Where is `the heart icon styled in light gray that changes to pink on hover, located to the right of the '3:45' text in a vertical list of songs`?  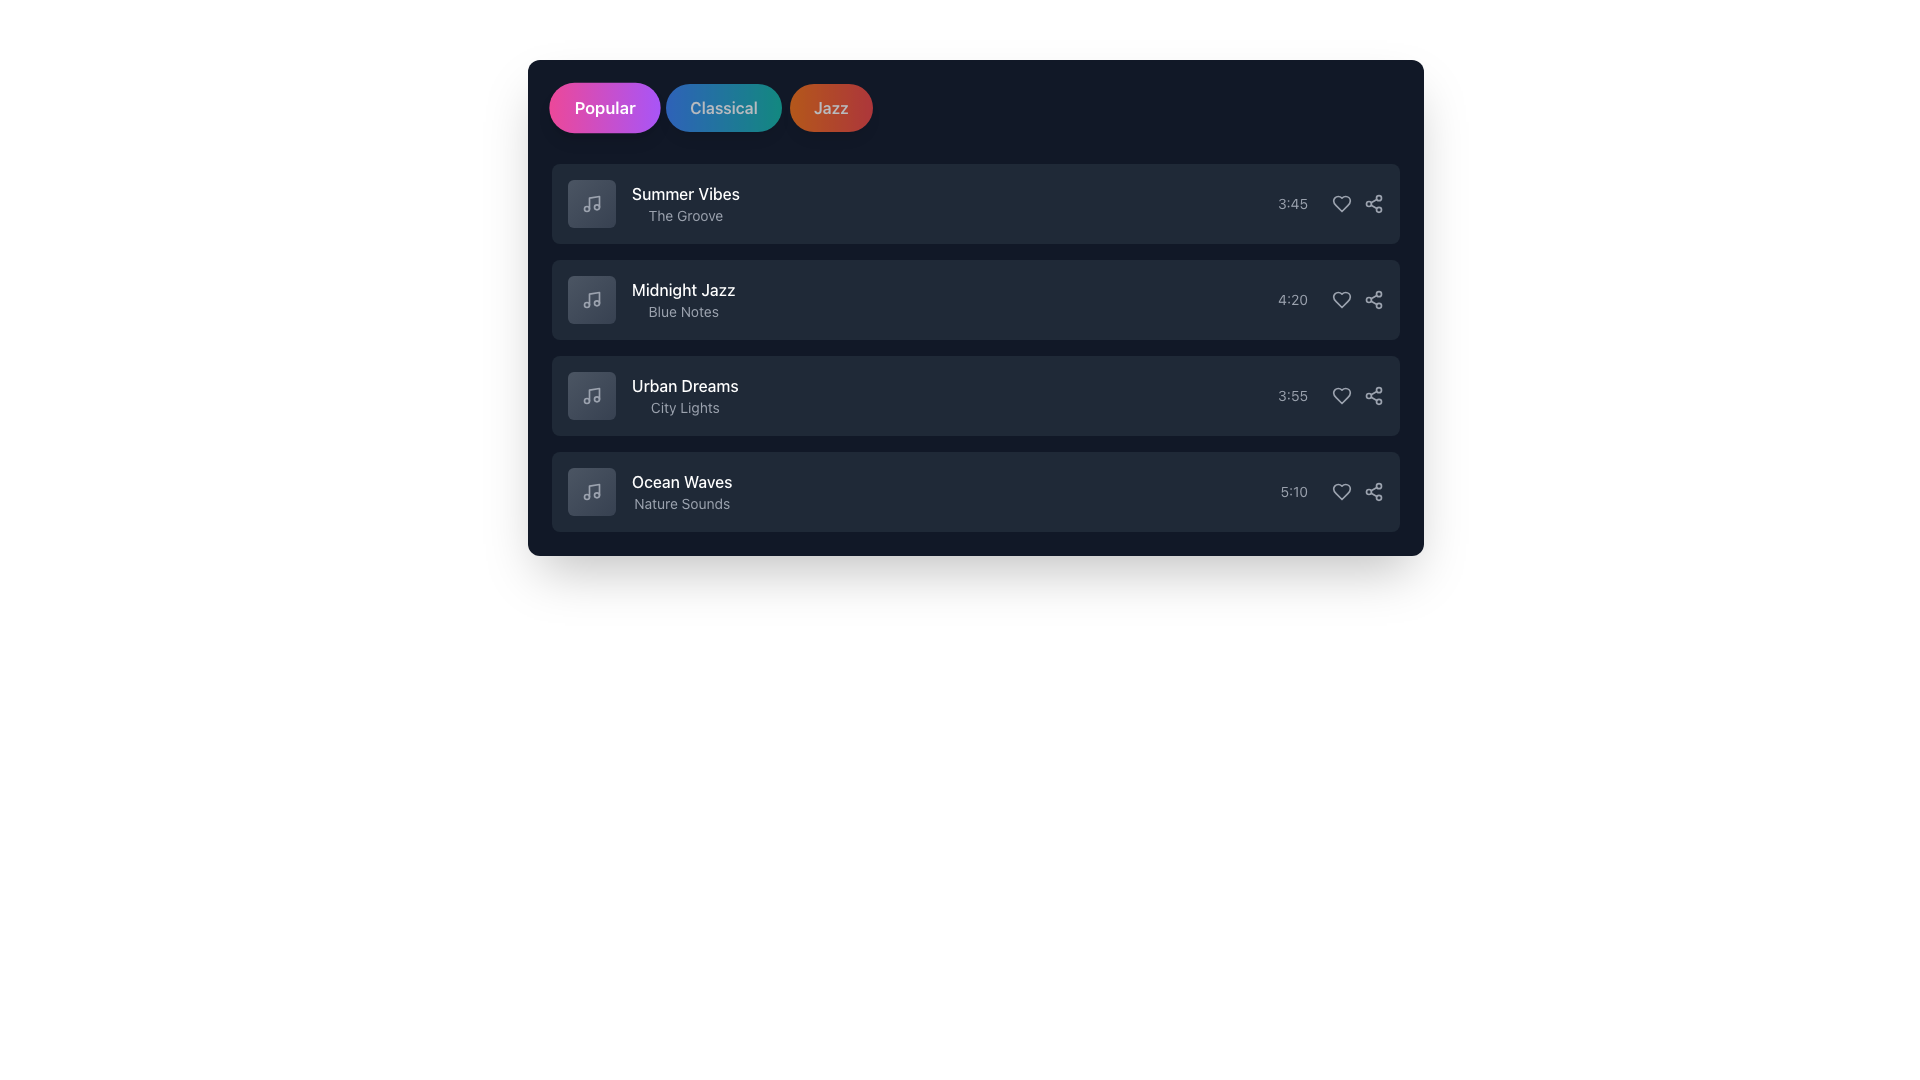
the heart icon styled in light gray that changes to pink on hover, located to the right of the '3:45' text in a vertical list of songs is located at coordinates (1342, 204).